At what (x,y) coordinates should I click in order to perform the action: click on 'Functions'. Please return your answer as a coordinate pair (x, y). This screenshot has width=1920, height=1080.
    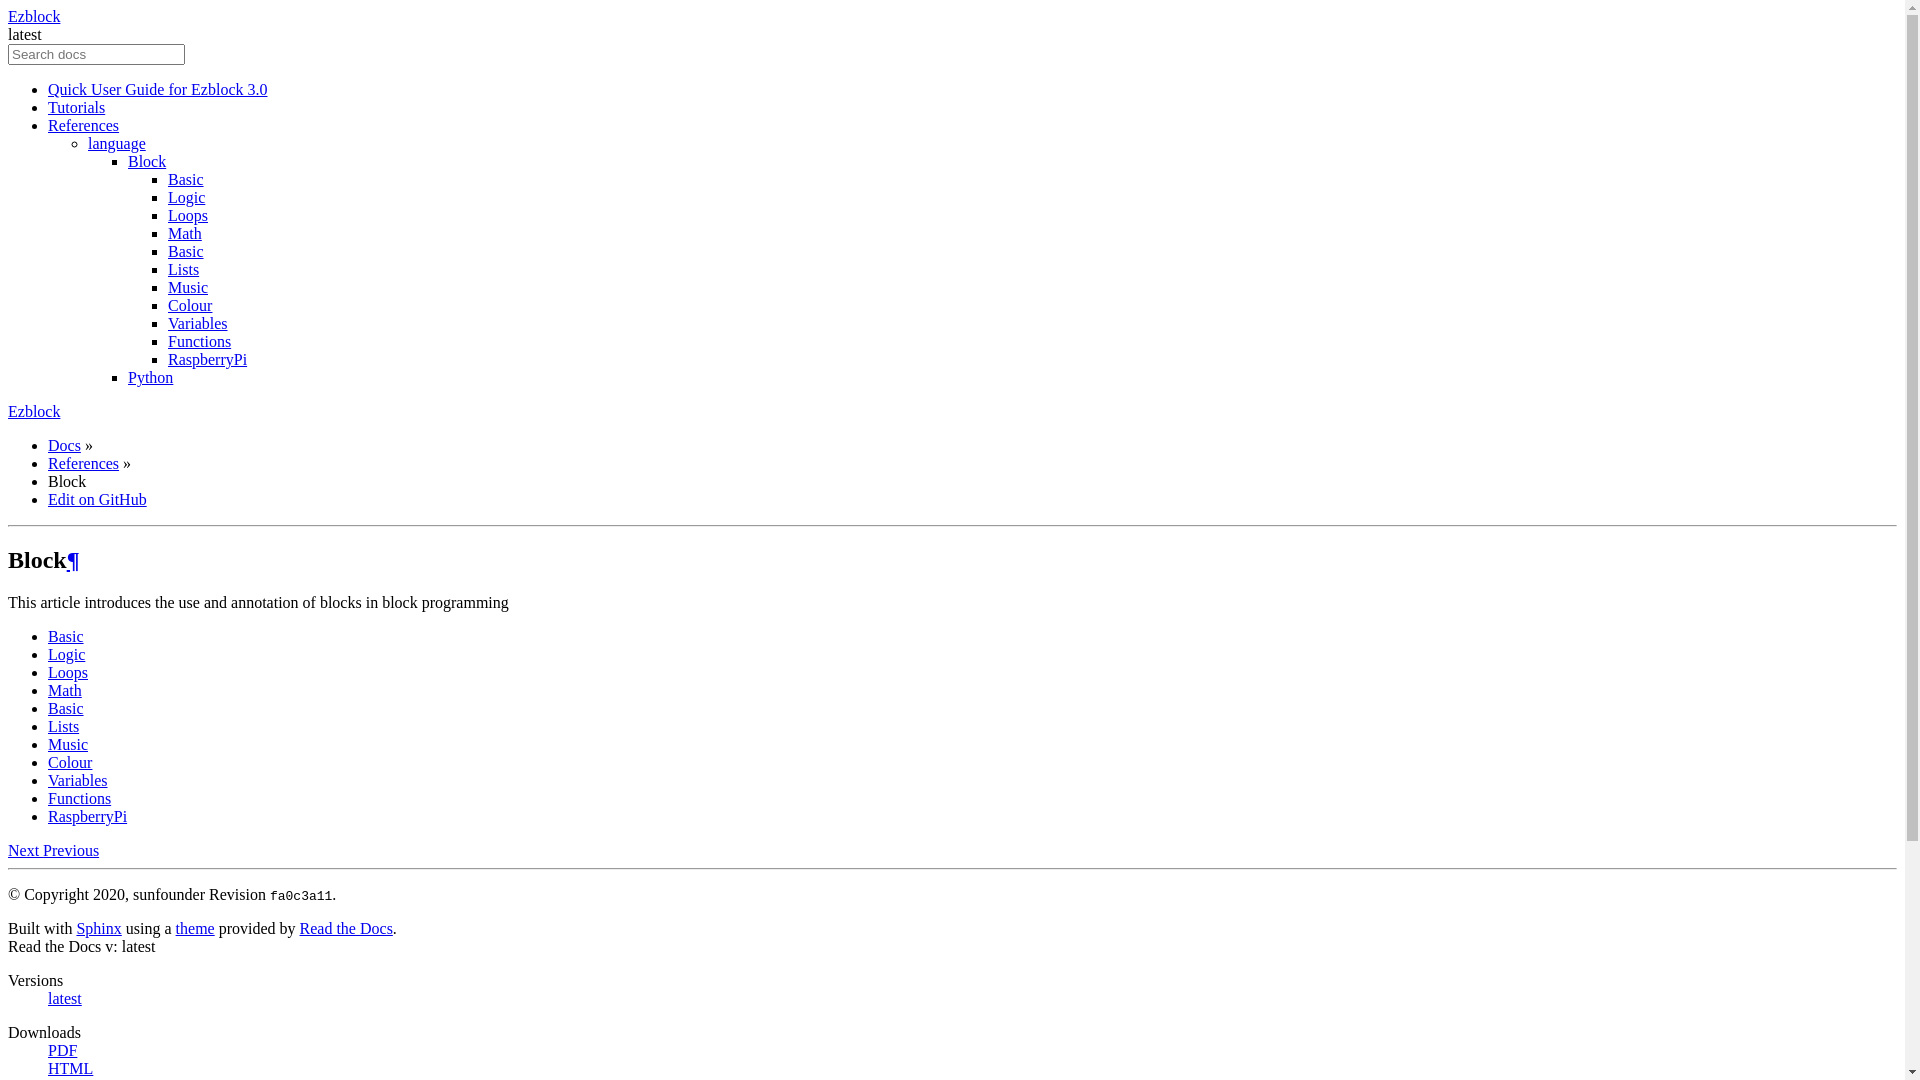
    Looking at the image, I should click on (199, 340).